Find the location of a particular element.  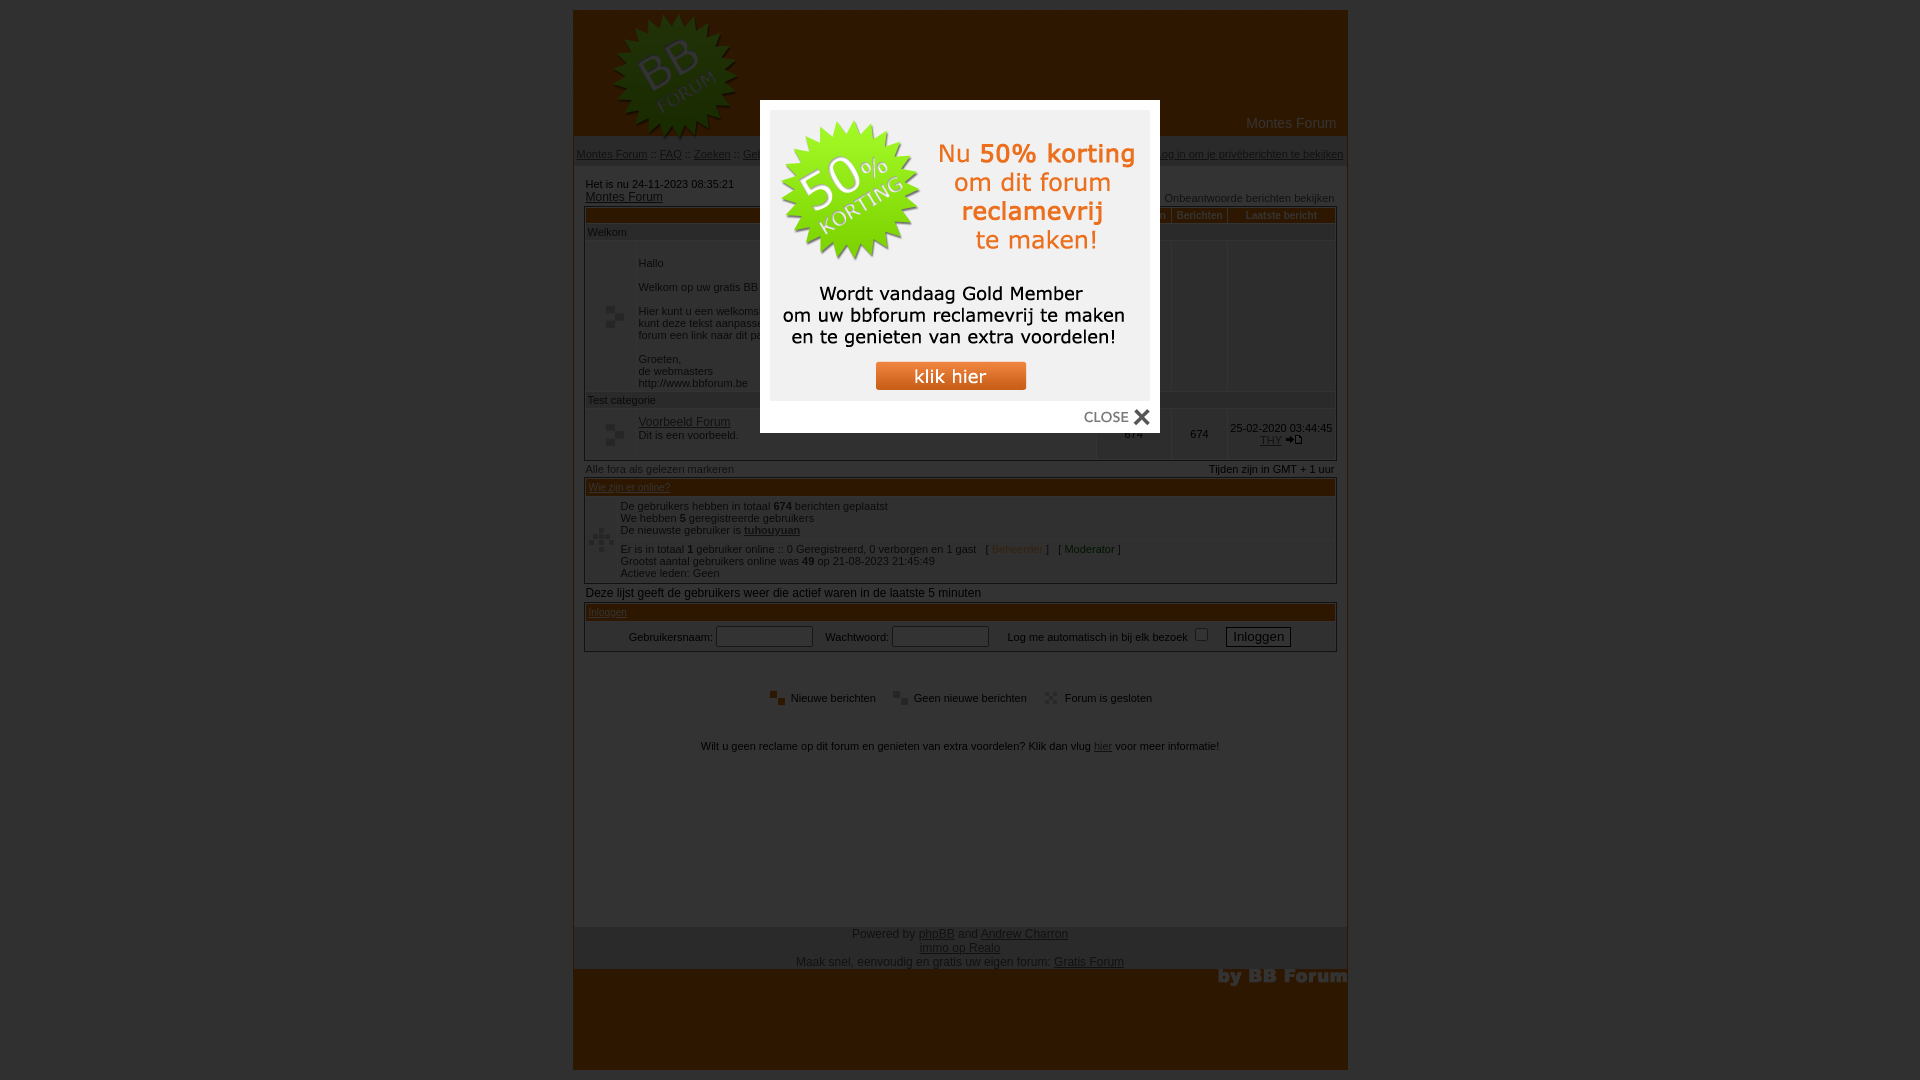

'Wie zijn er online?' is located at coordinates (627, 487).